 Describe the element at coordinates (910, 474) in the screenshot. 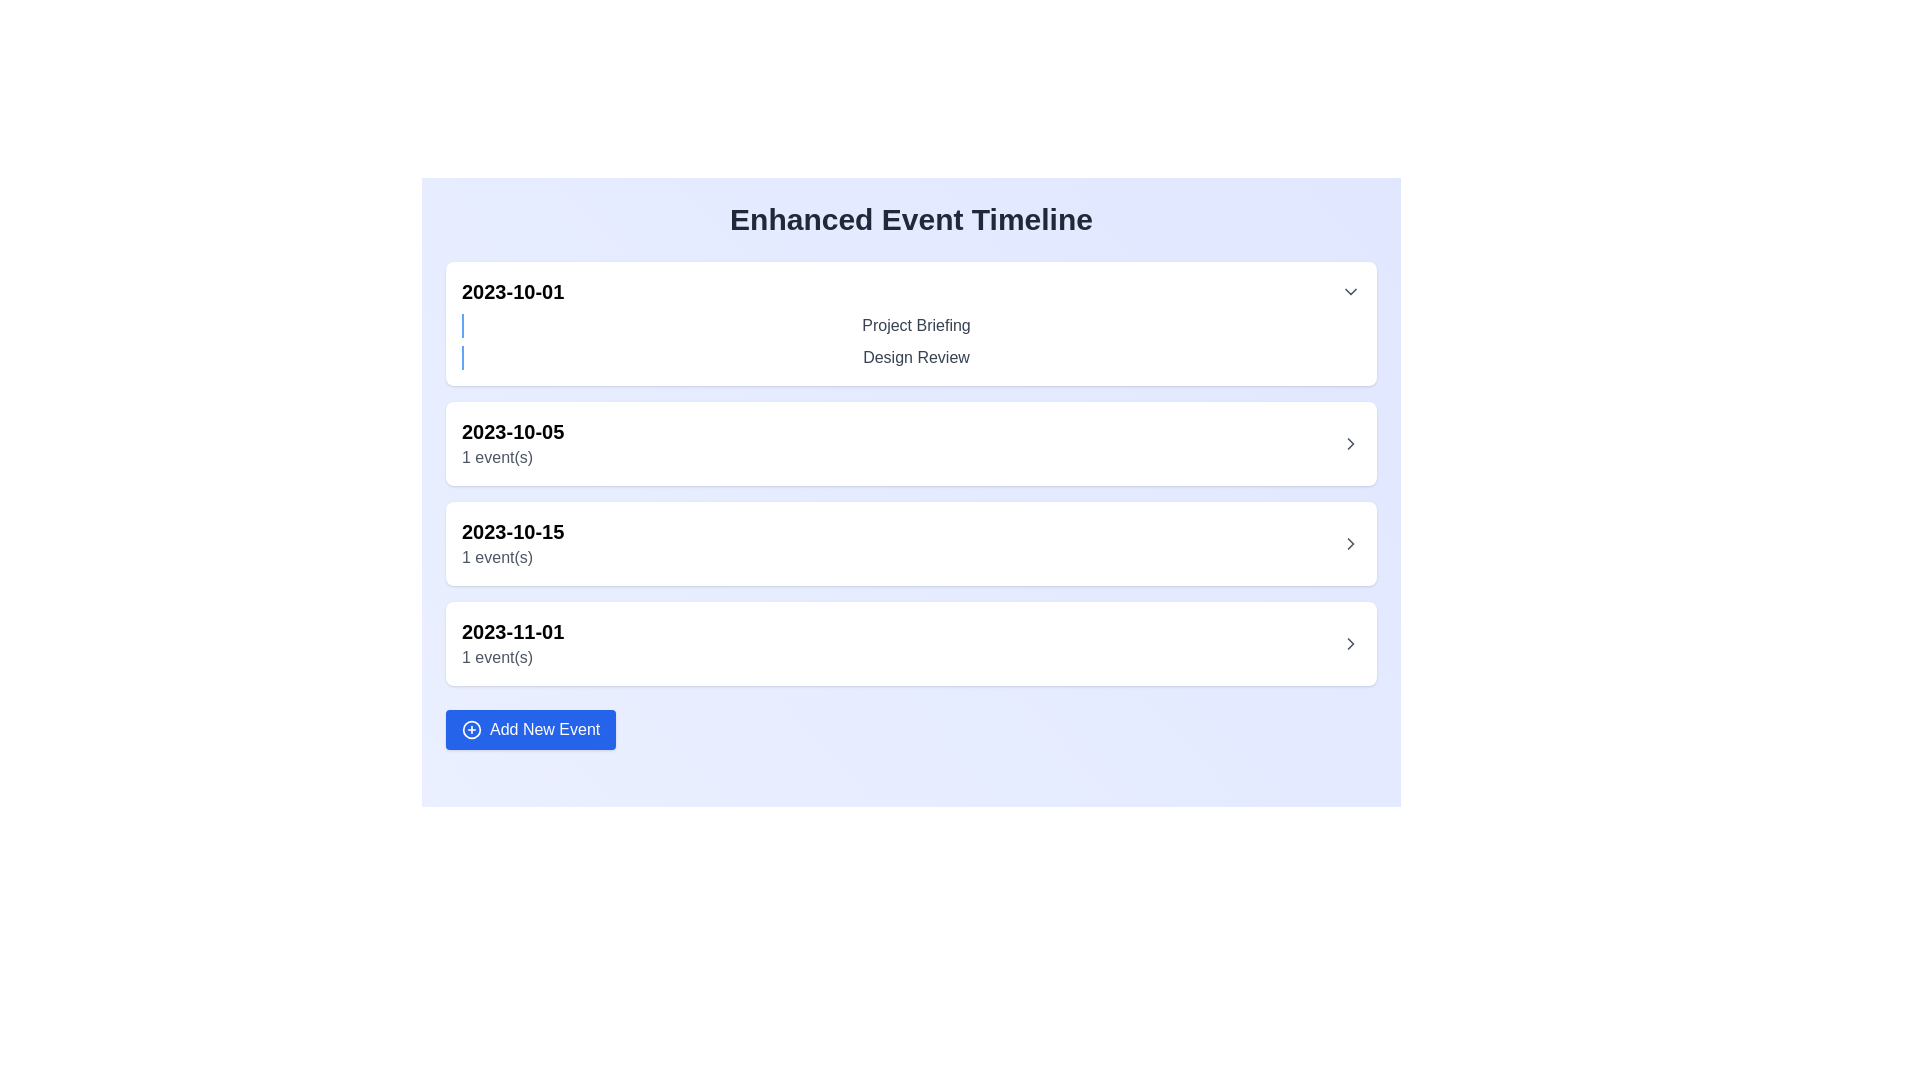

I see `the white card element containing the date '2023-10-05' and event count '1 event(s)', which is the second card in a vertically stacked list of event cards` at that location.